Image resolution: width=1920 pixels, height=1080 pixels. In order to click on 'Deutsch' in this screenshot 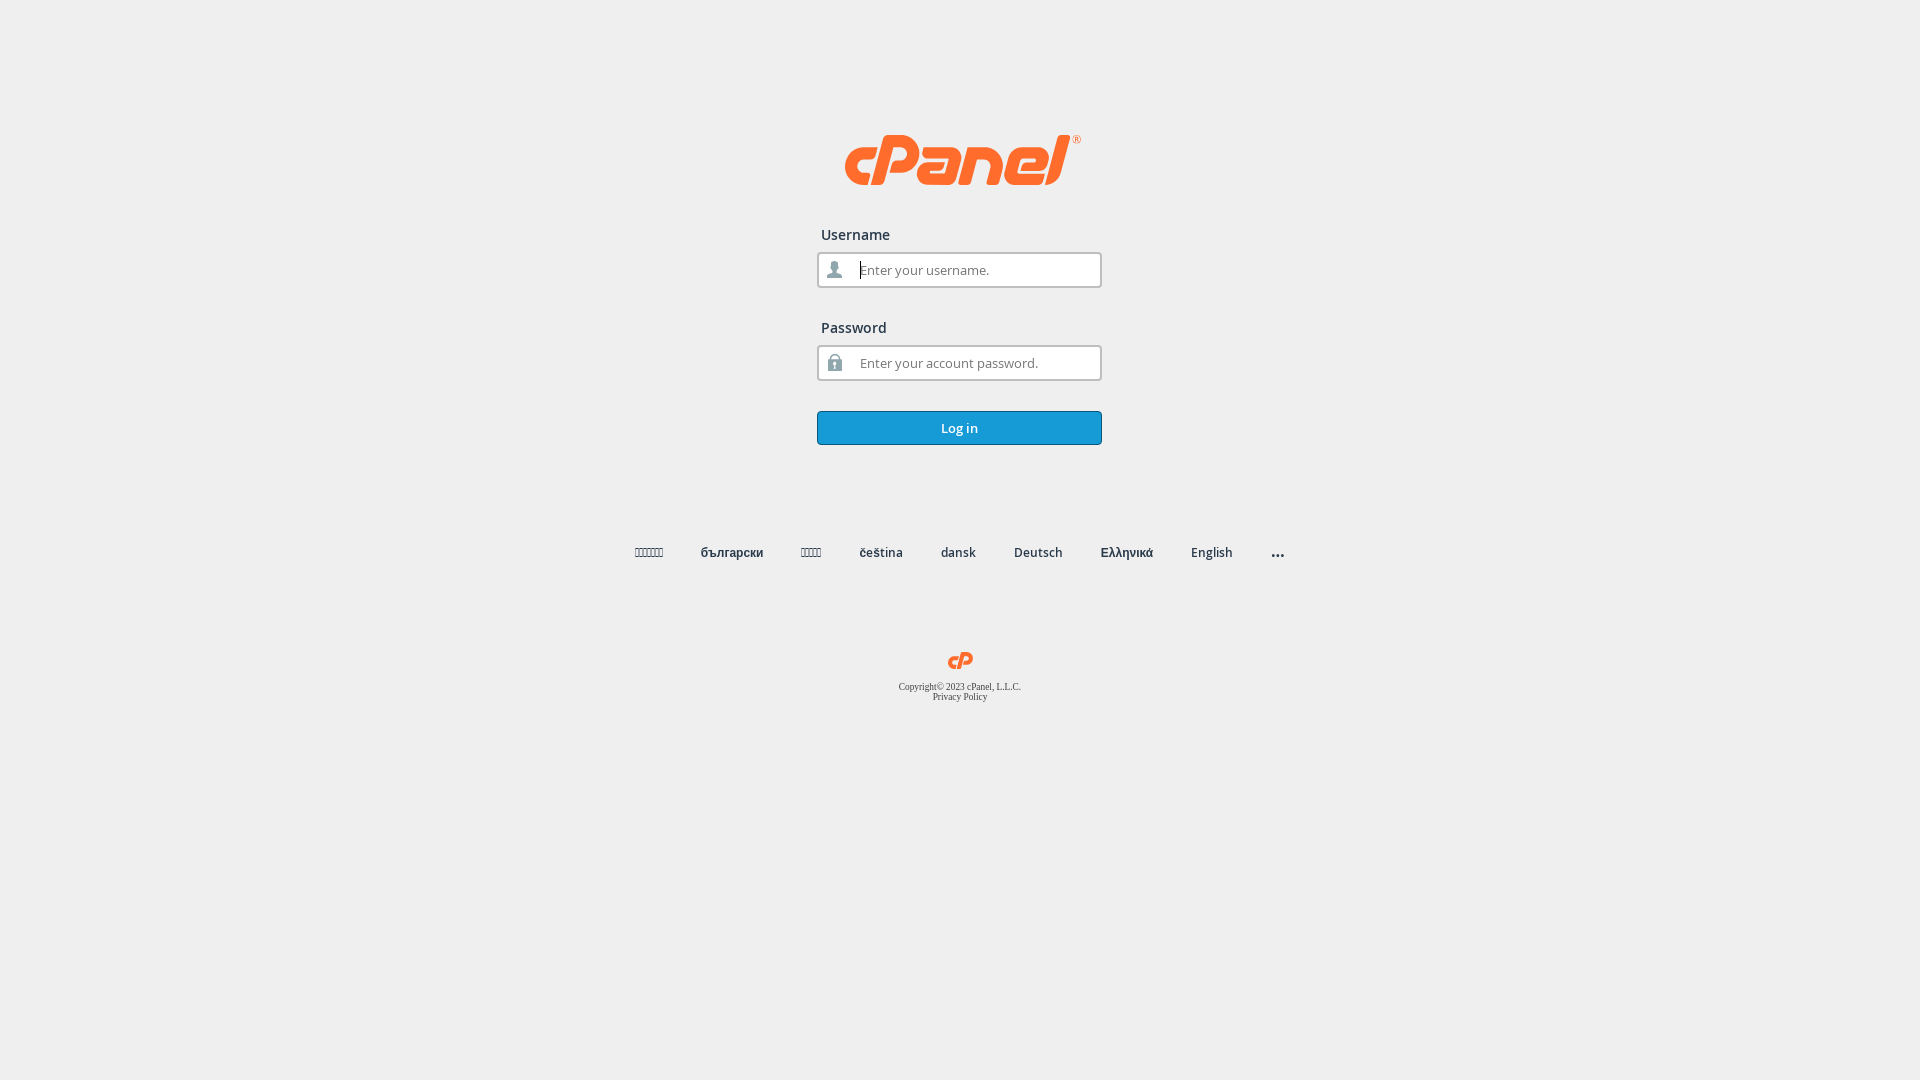, I will do `click(1038, 552)`.